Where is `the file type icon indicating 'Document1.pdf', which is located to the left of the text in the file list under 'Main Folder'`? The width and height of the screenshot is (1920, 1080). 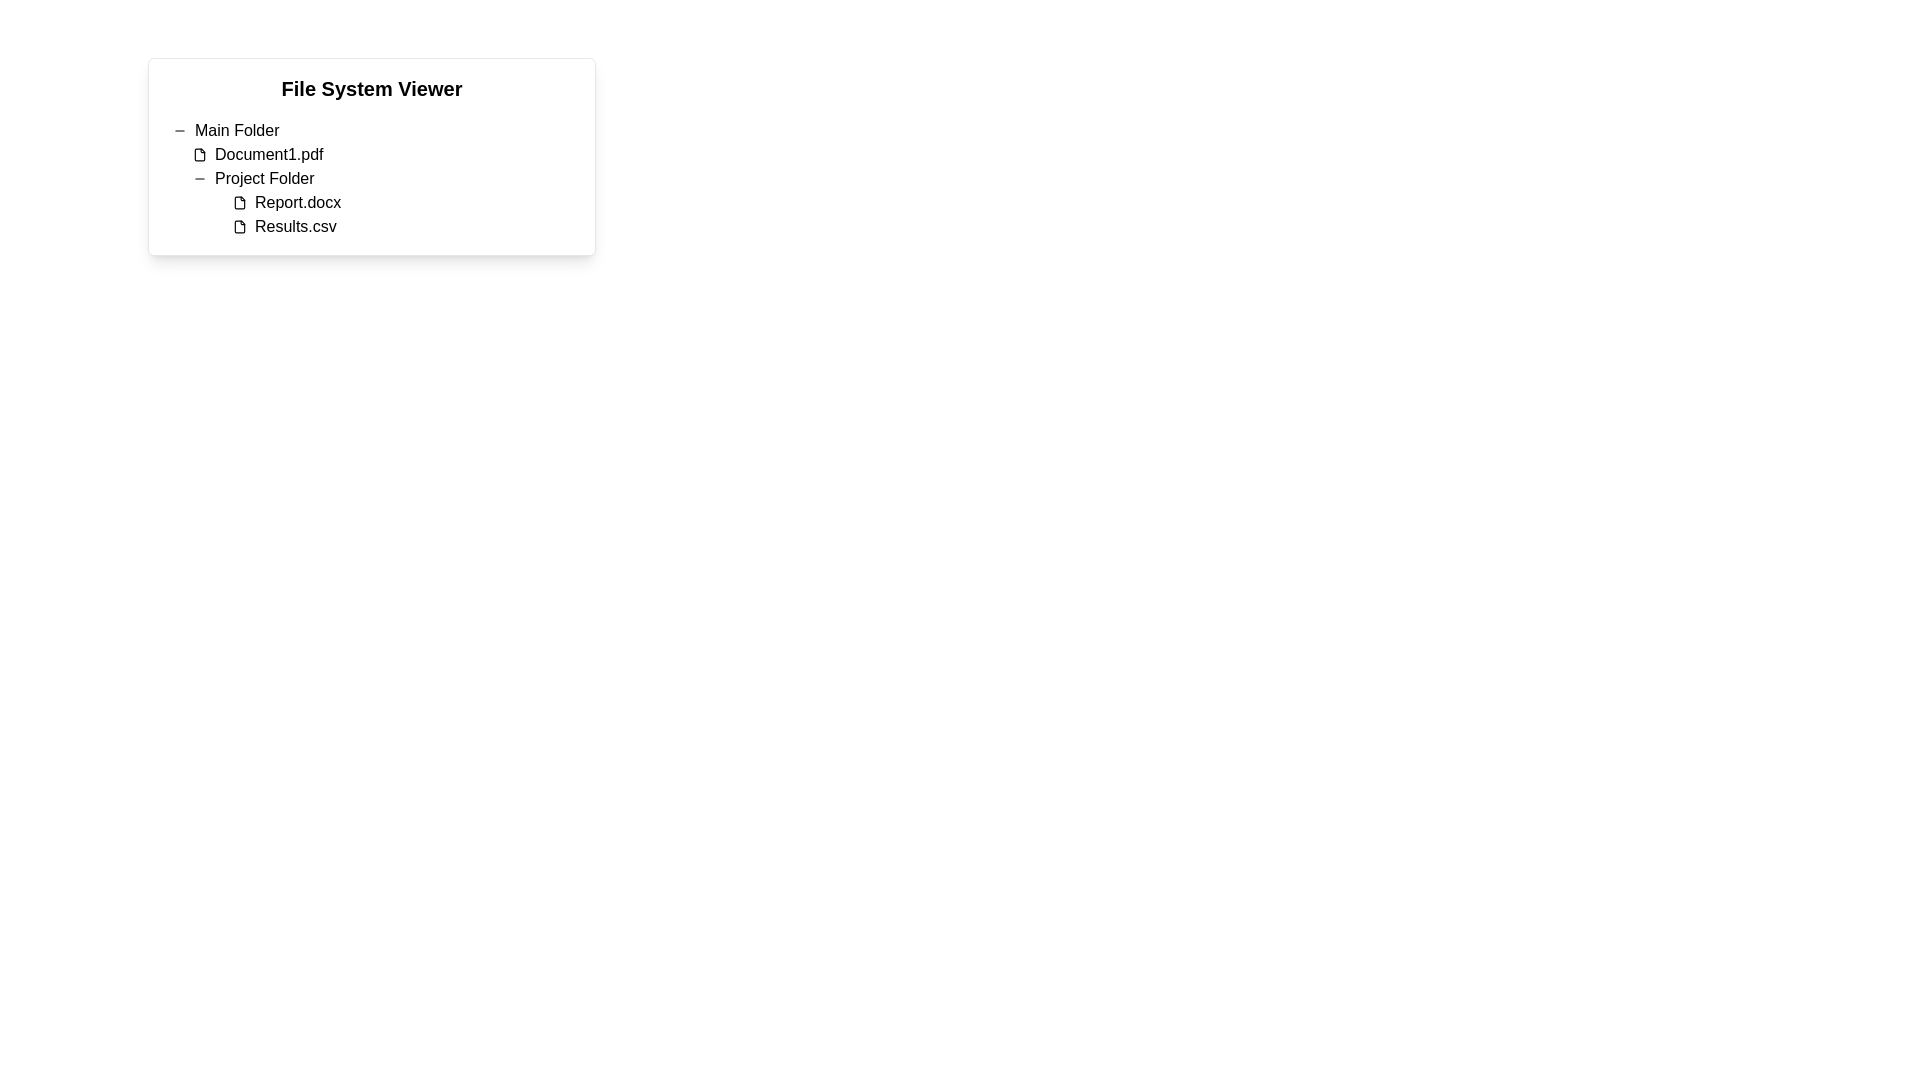
the file type icon indicating 'Document1.pdf', which is located to the left of the text in the file list under 'Main Folder' is located at coordinates (200, 153).